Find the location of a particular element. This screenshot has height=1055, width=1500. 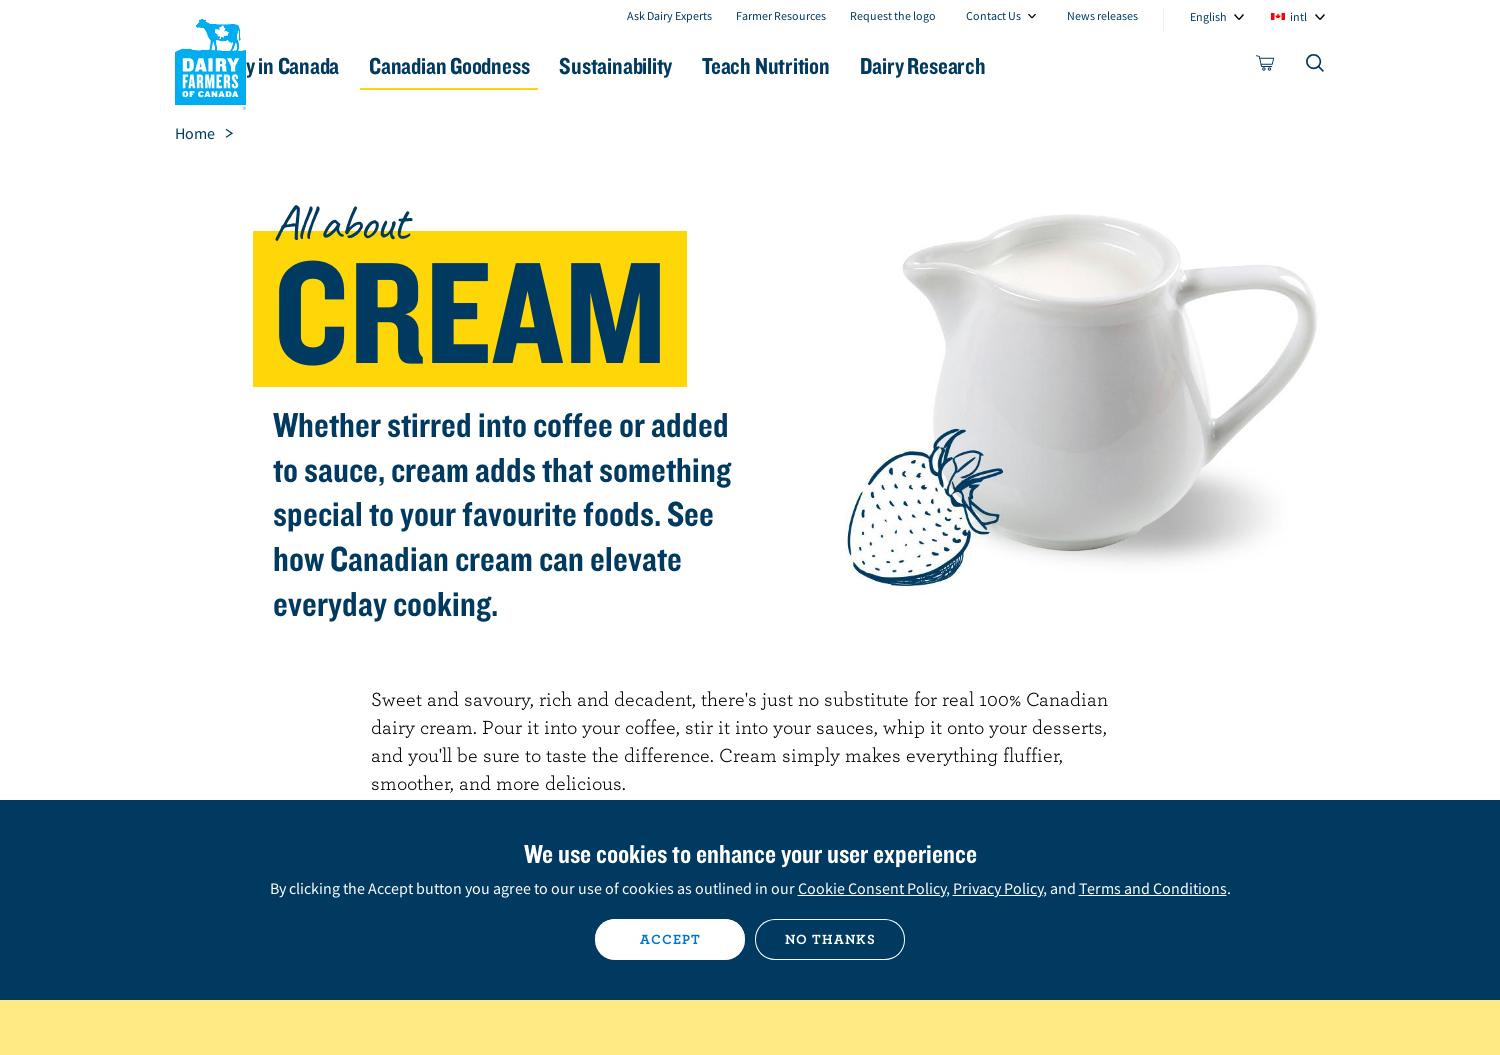

'By clicking the Accept button you agree to our use of cookies as outlined in our' is located at coordinates (532, 886).